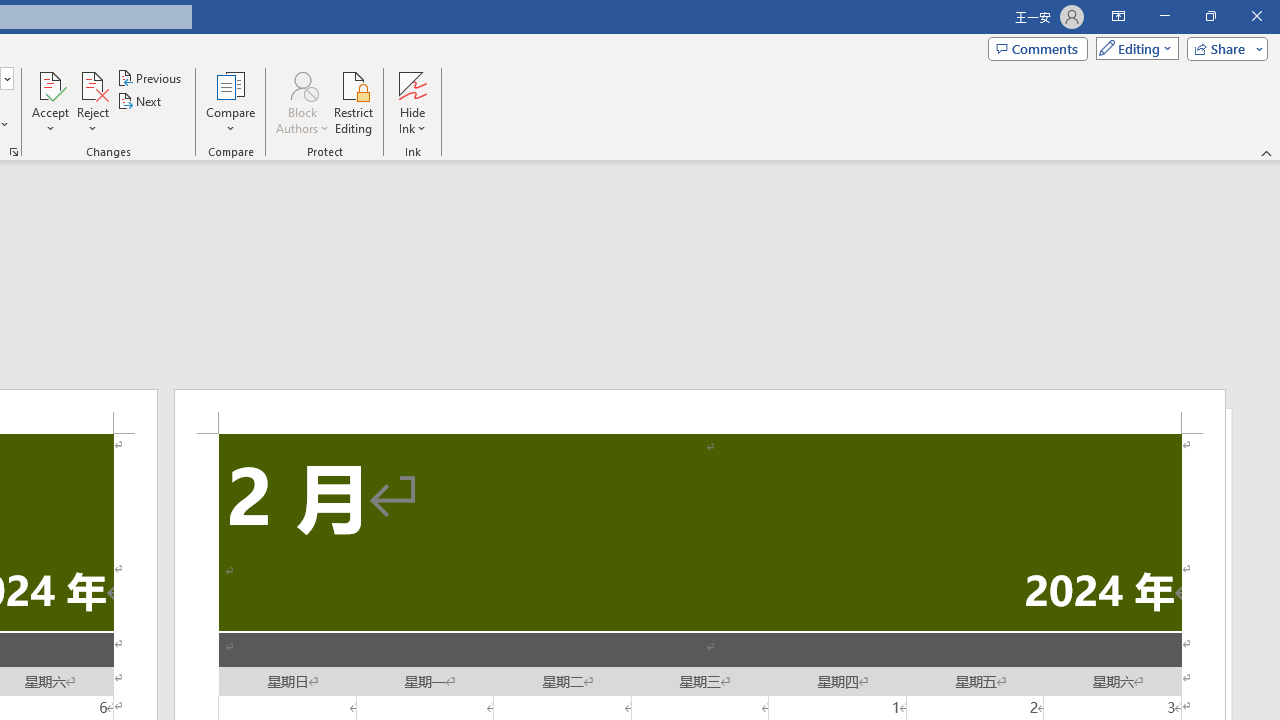 Image resolution: width=1280 pixels, height=720 pixels. What do you see at coordinates (301, 103) in the screenshot?
I see `'Block Authors'` at bounding box center [301, 103].